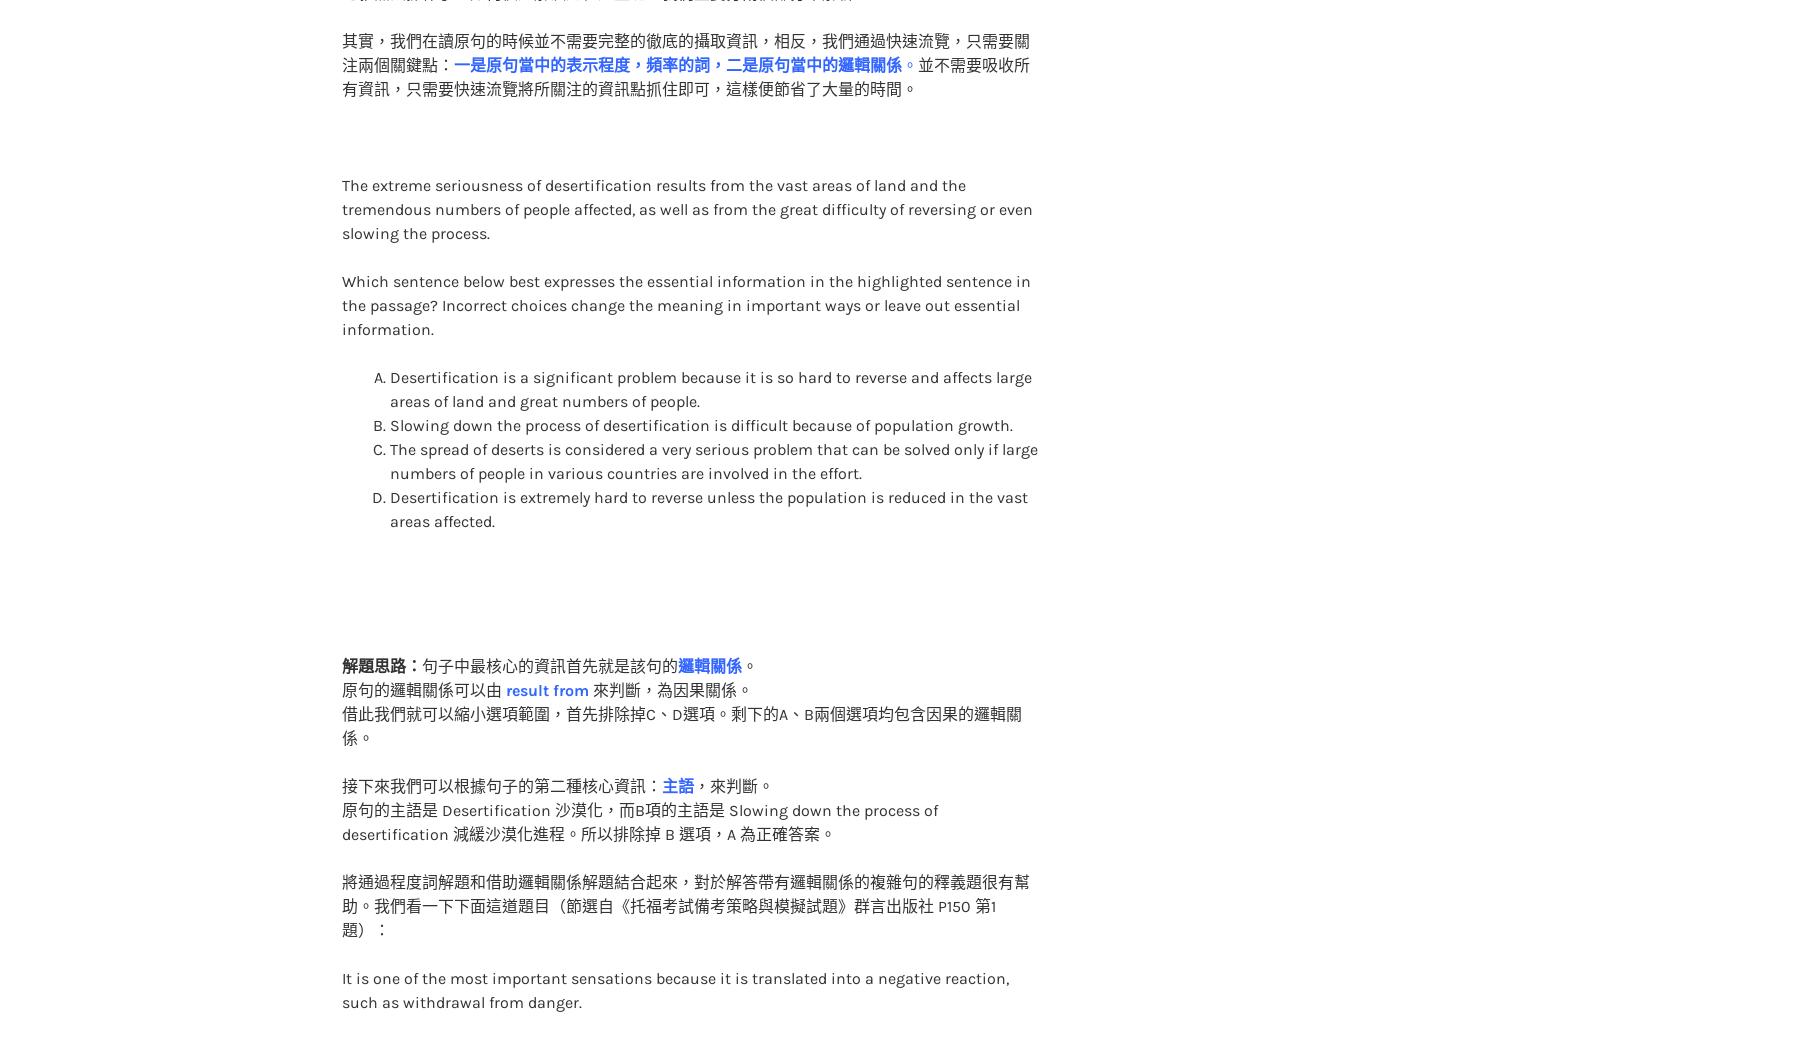 The image size is (1803, 1042). What do you see at coordinates (543, 650) in the screenshot?
I see `'result from'` at bounding box center [543, 650].